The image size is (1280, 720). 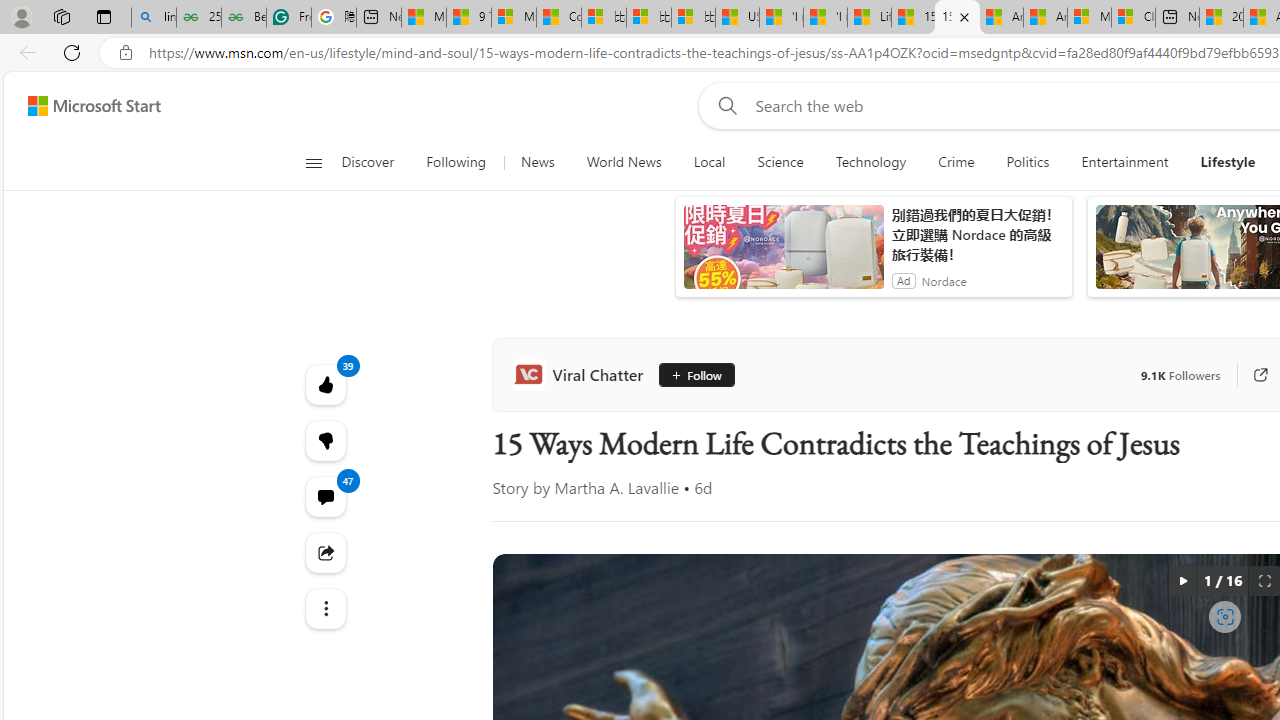 What do you see at coordinates (955, 162) in the screenshot?
I see `'Crime'` at bounding box center [955, 162].